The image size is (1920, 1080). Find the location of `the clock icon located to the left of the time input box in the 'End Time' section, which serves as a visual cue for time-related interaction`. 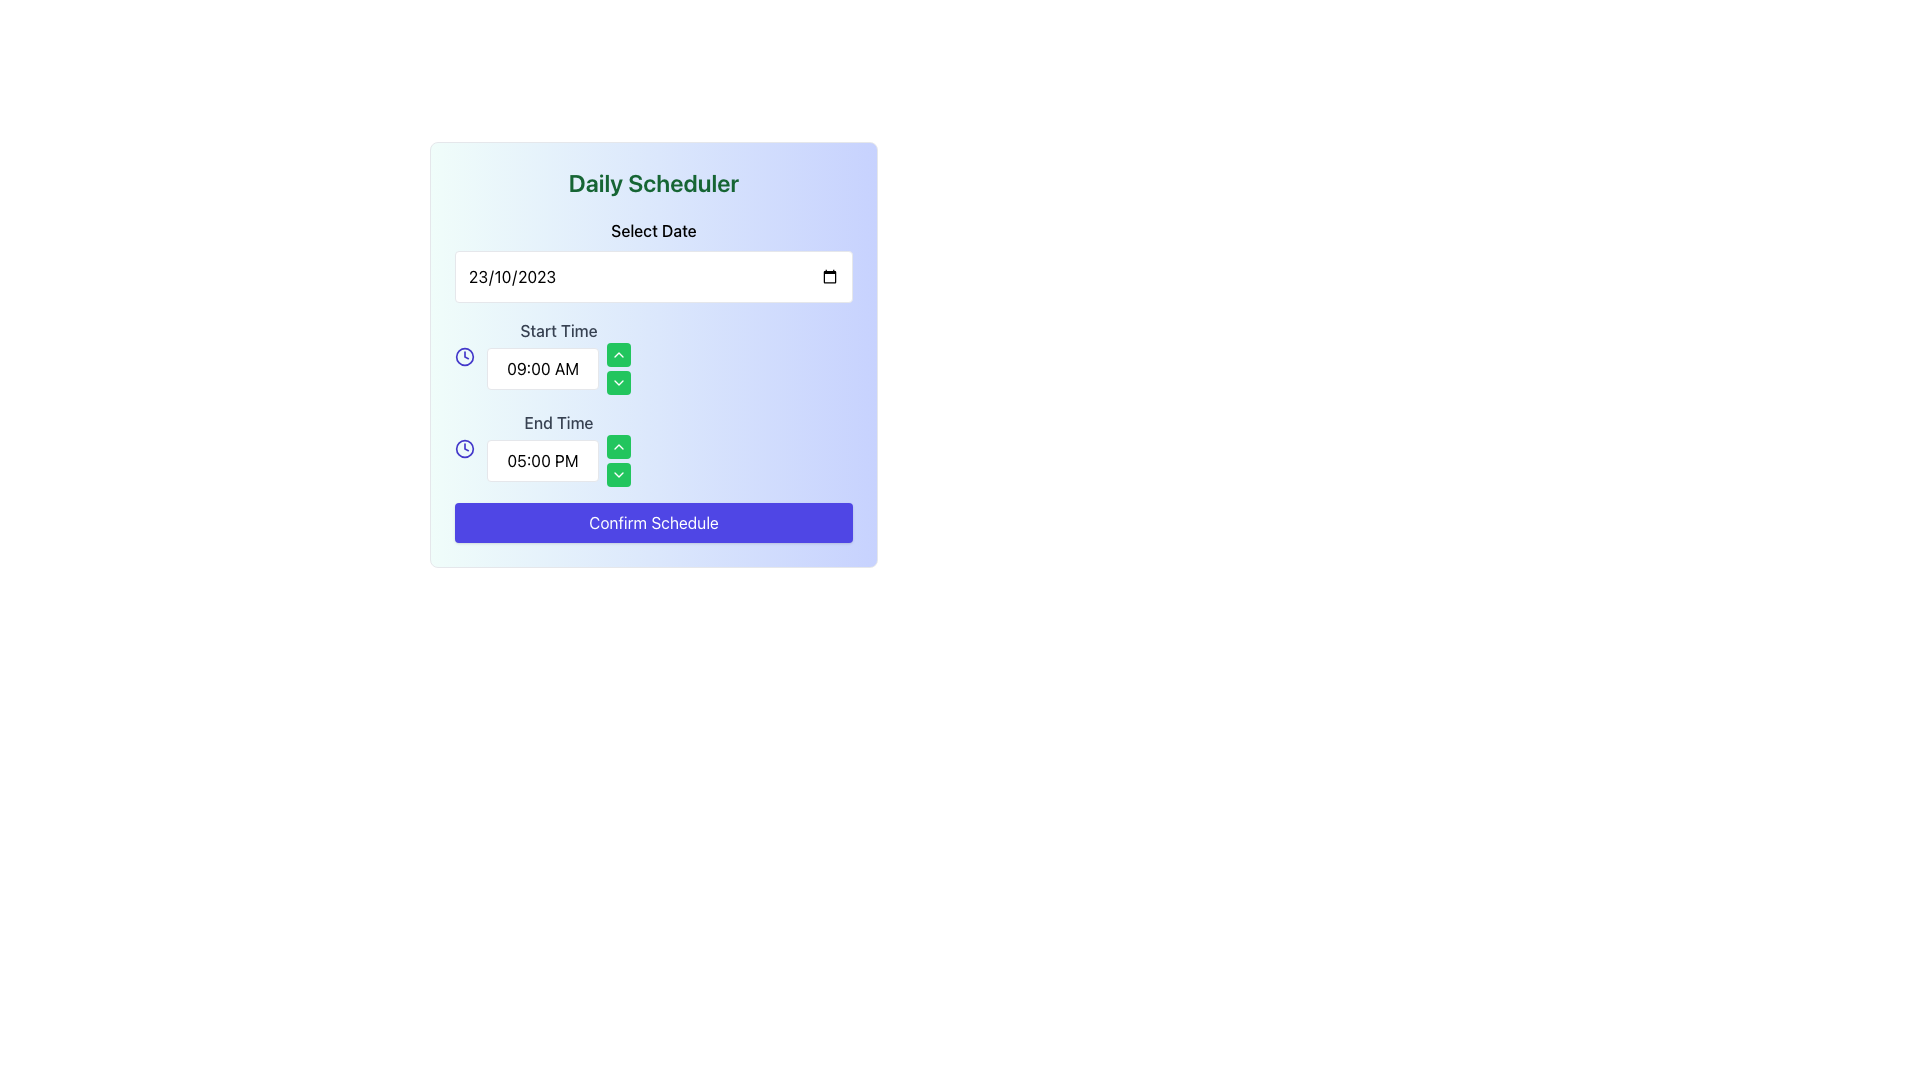

the clock icon located to the left of the time input box in the 'End Time' section, which serves as a visual cue for time-related interaction is located at coordinates (464, 447).